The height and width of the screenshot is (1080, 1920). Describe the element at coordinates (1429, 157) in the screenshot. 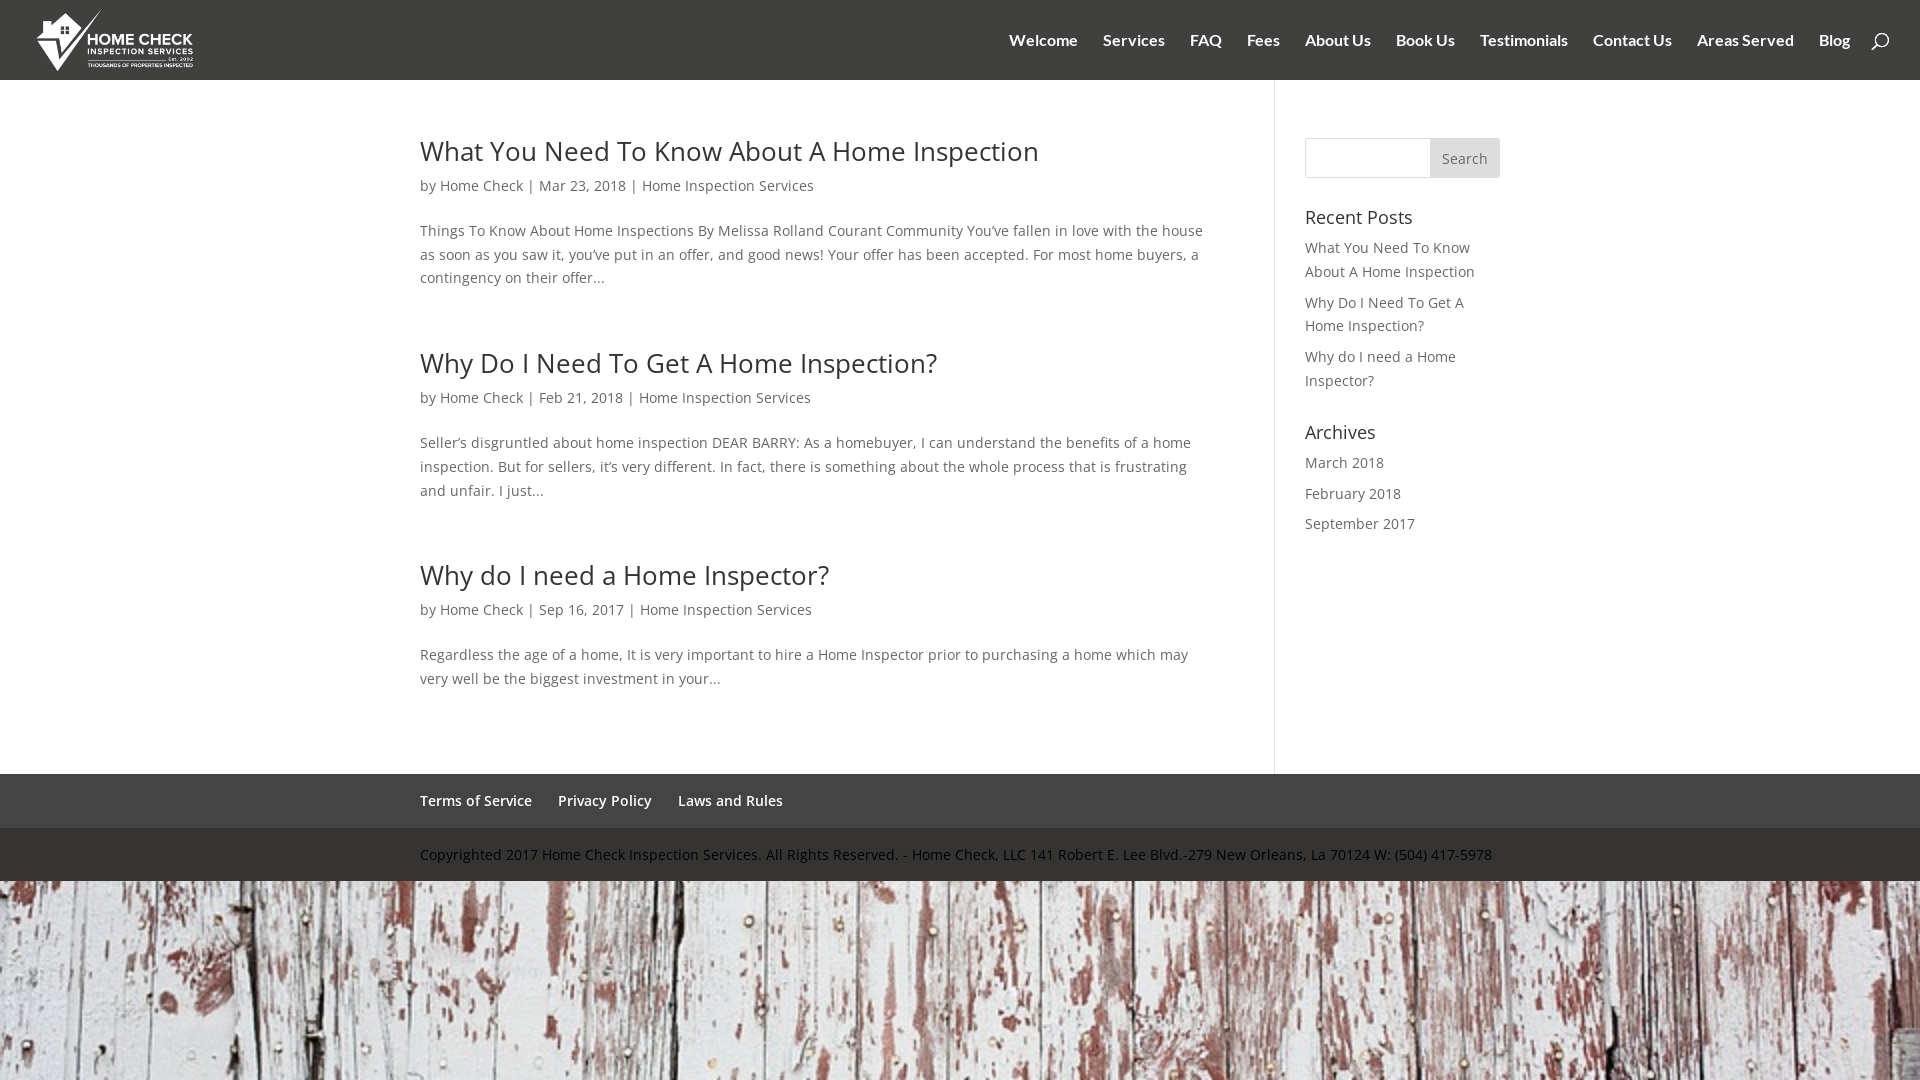

I see `'Search'` at that location.